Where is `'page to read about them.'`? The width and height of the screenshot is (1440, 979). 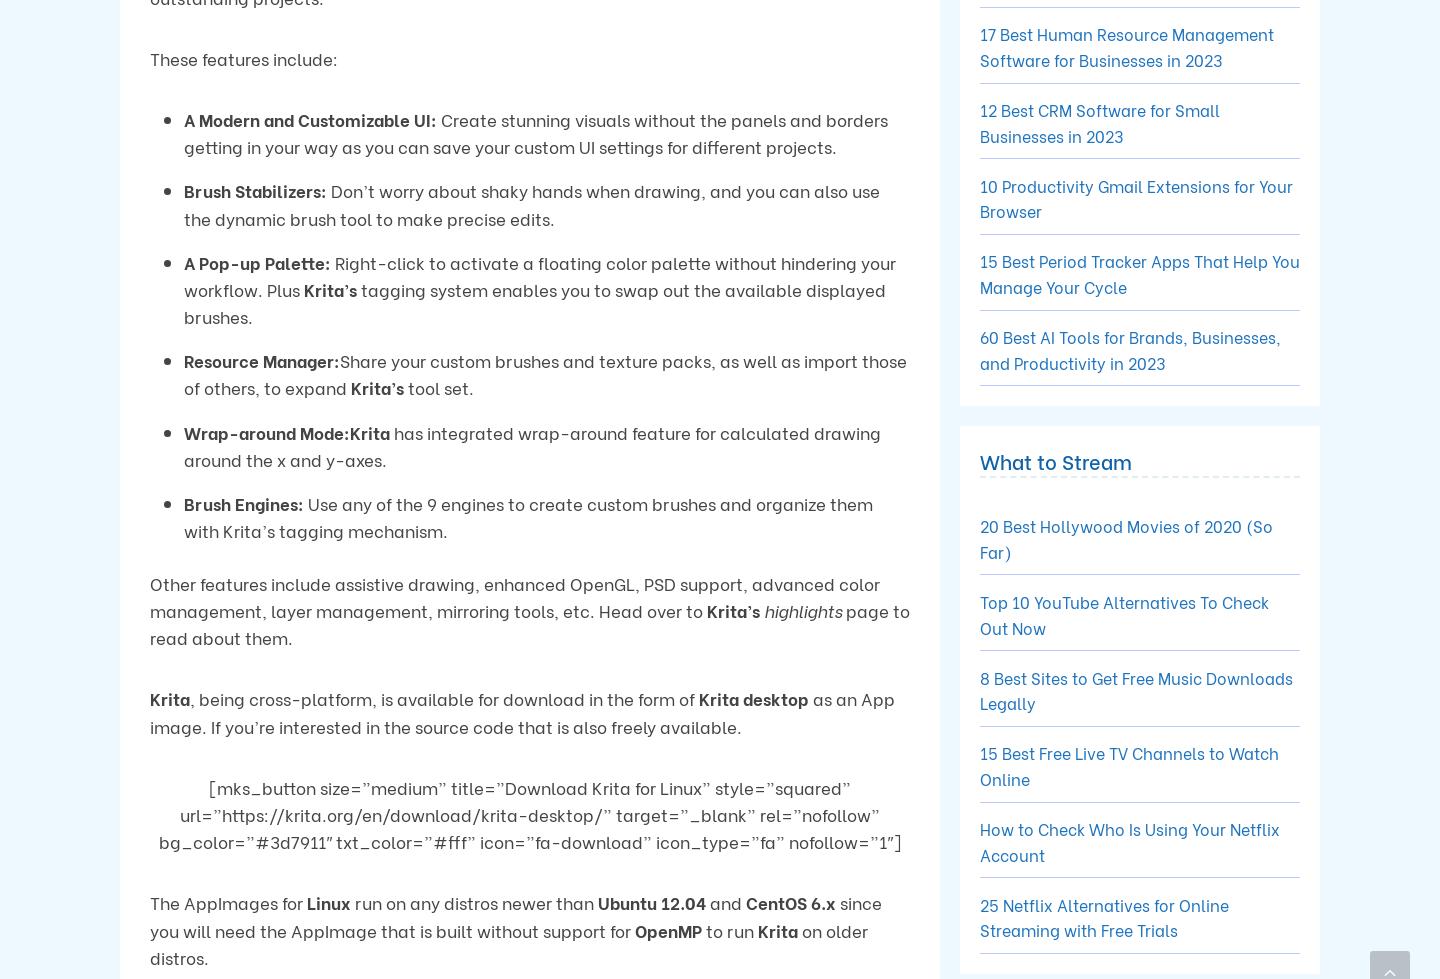
'page to read about them.' is located at coordinates (149, 623).